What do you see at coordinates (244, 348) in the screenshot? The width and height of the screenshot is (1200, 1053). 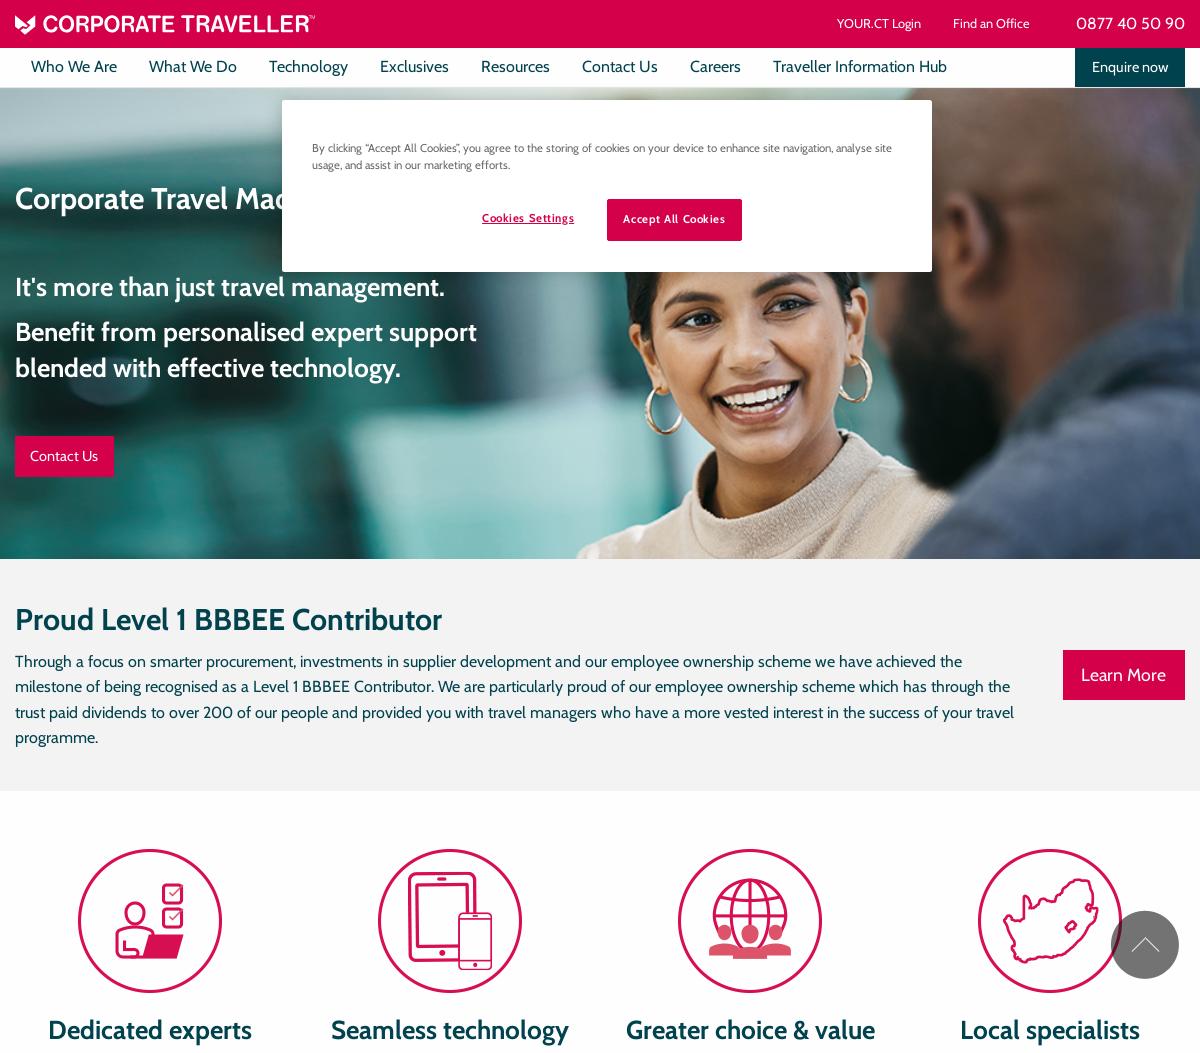 I see `'Benefit from personalised expert support blended with effective technology.'` at bounding box center [244, 348].